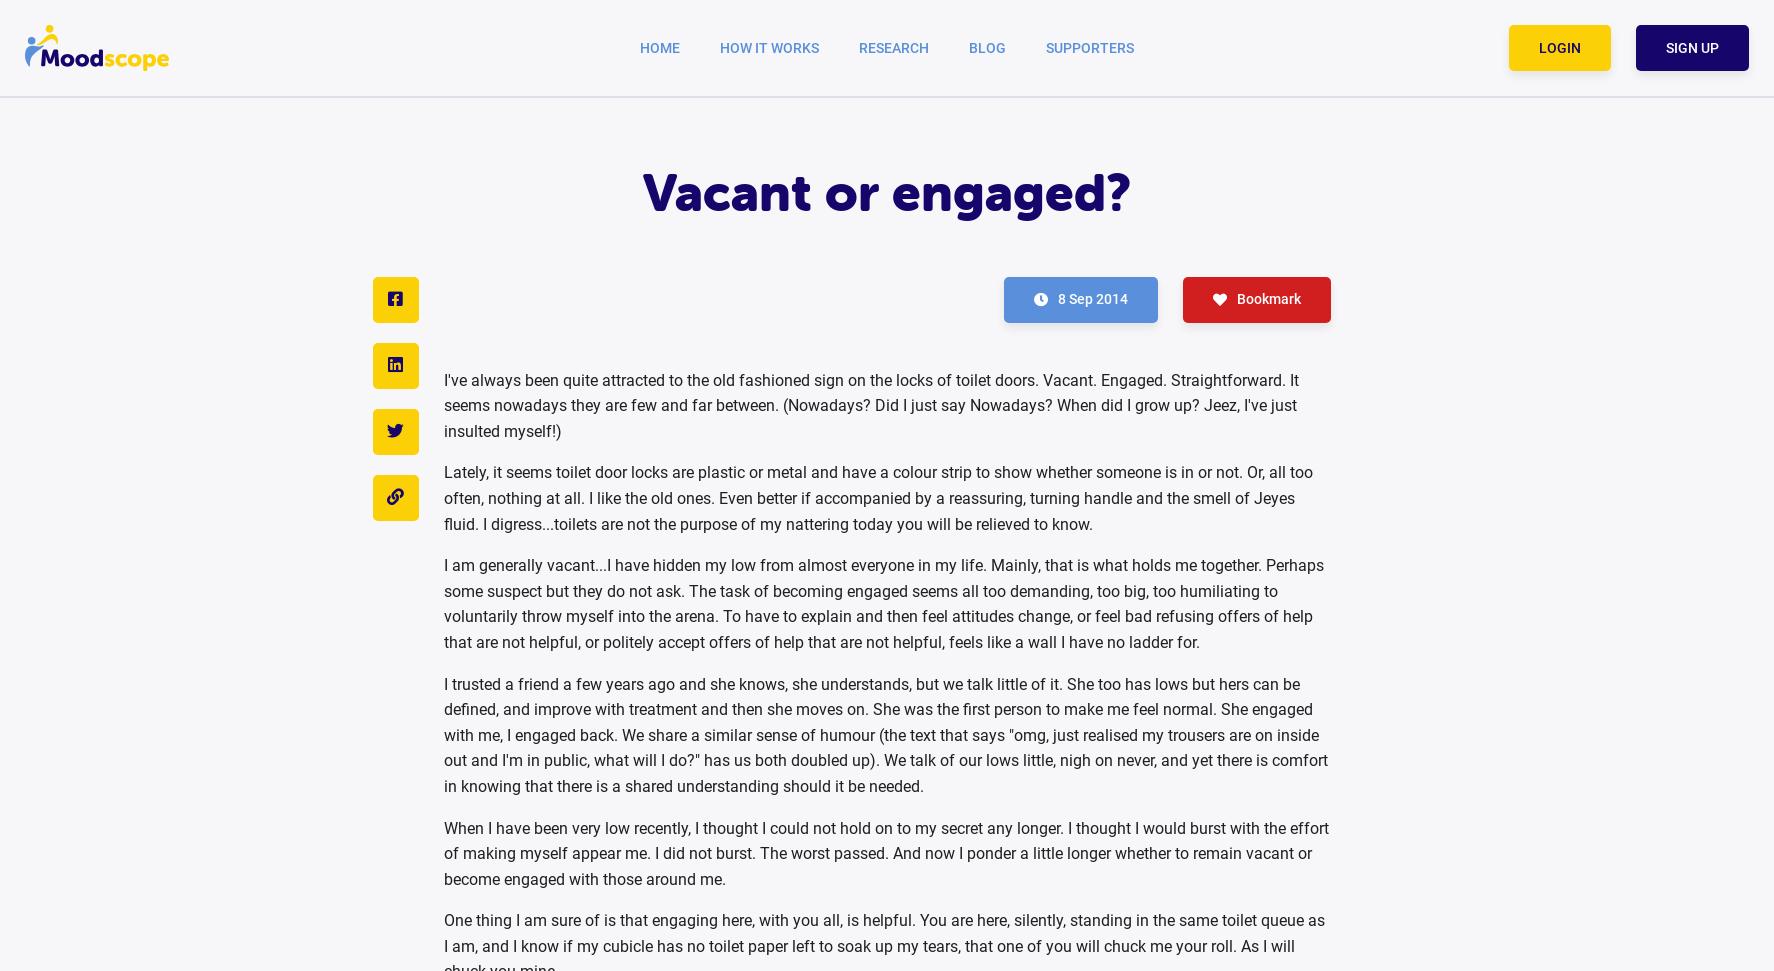 This screenshot has width=1774, height=971. What do you see at coordinates (877, 497) in the screenshot?
I see `'Lately, it seems toilet door locks are plastic or metal and have a colour strip to show whether someone is in or not. Or, all too often, nothing at all. I like the old ones.  Even better if accompanied by a reassuring, turning handle and the smell of Jeyes fluid.  I digress...toilets are not the purpose of my nattering today you will be relieved to know.'` at bounding box center [877, 497].